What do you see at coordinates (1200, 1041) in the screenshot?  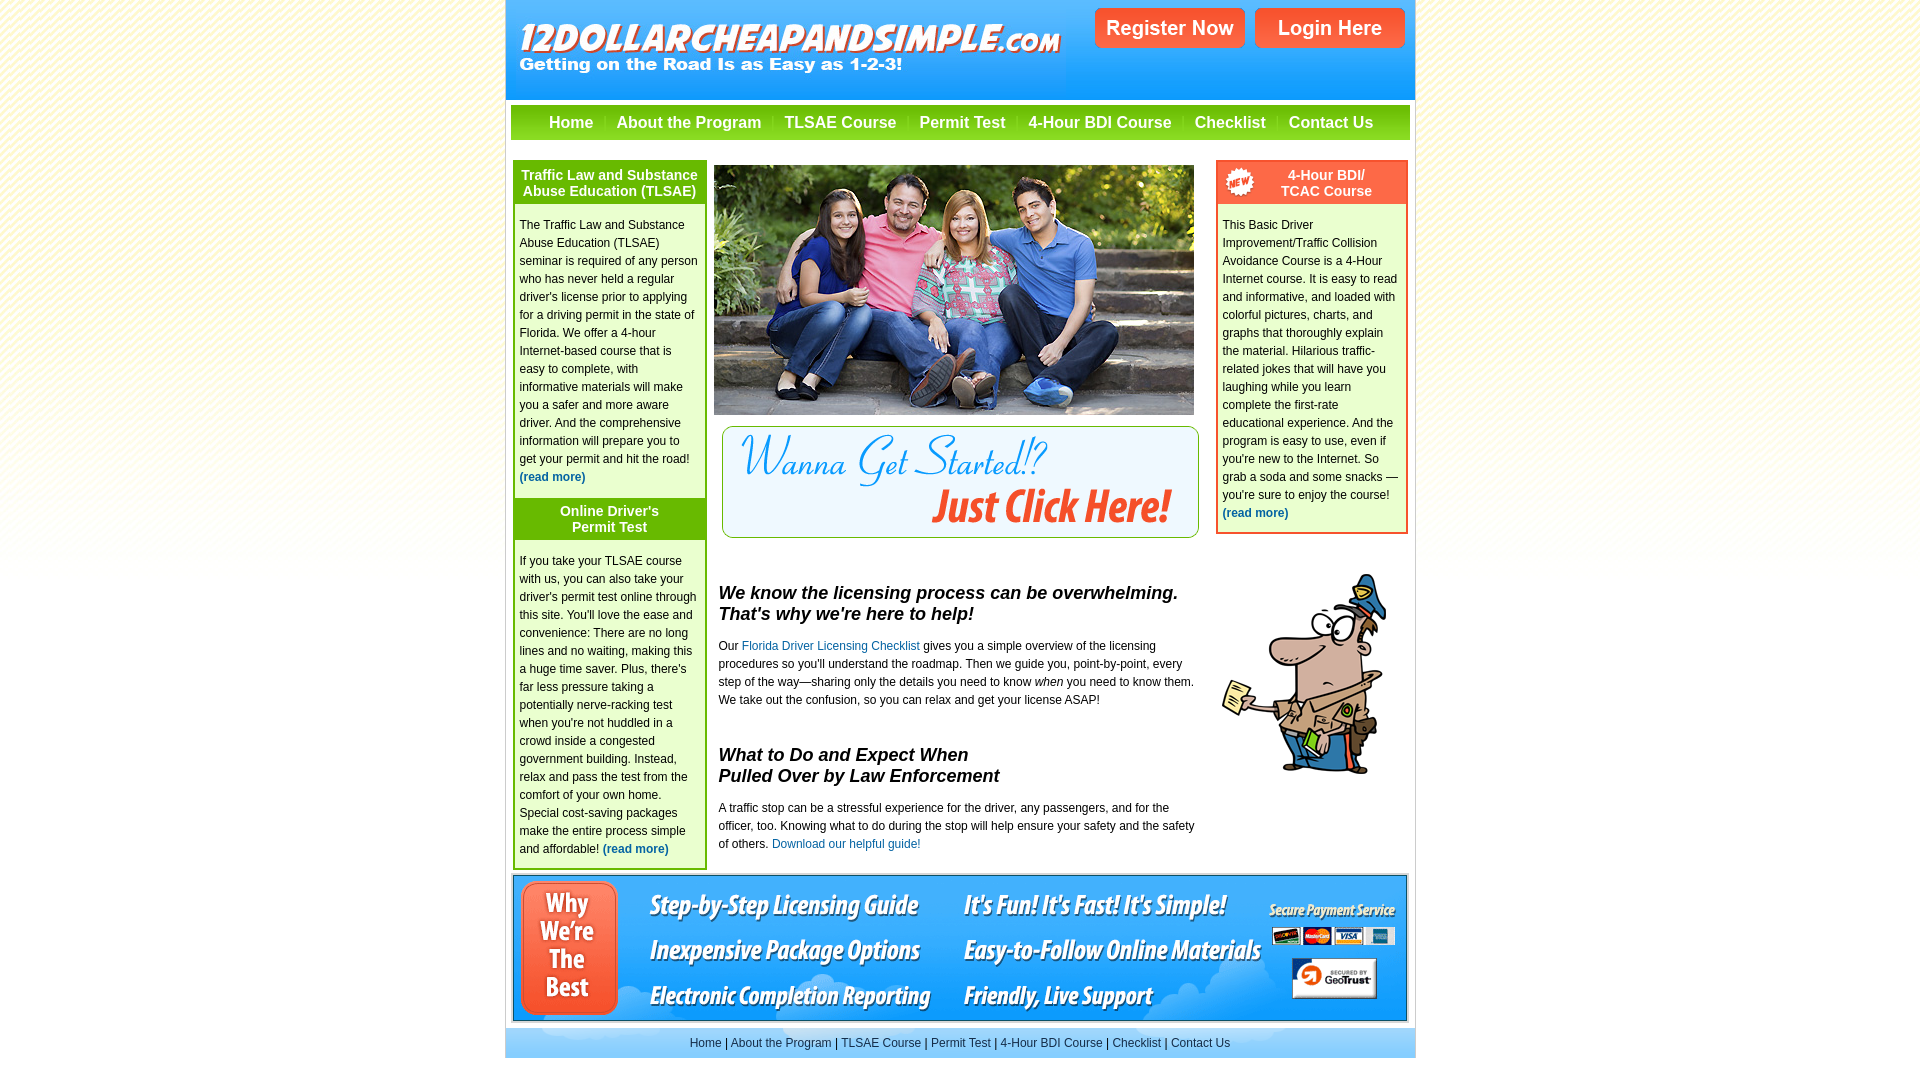 I see `'Contact Us'` at bounding box center [1200, 1041].